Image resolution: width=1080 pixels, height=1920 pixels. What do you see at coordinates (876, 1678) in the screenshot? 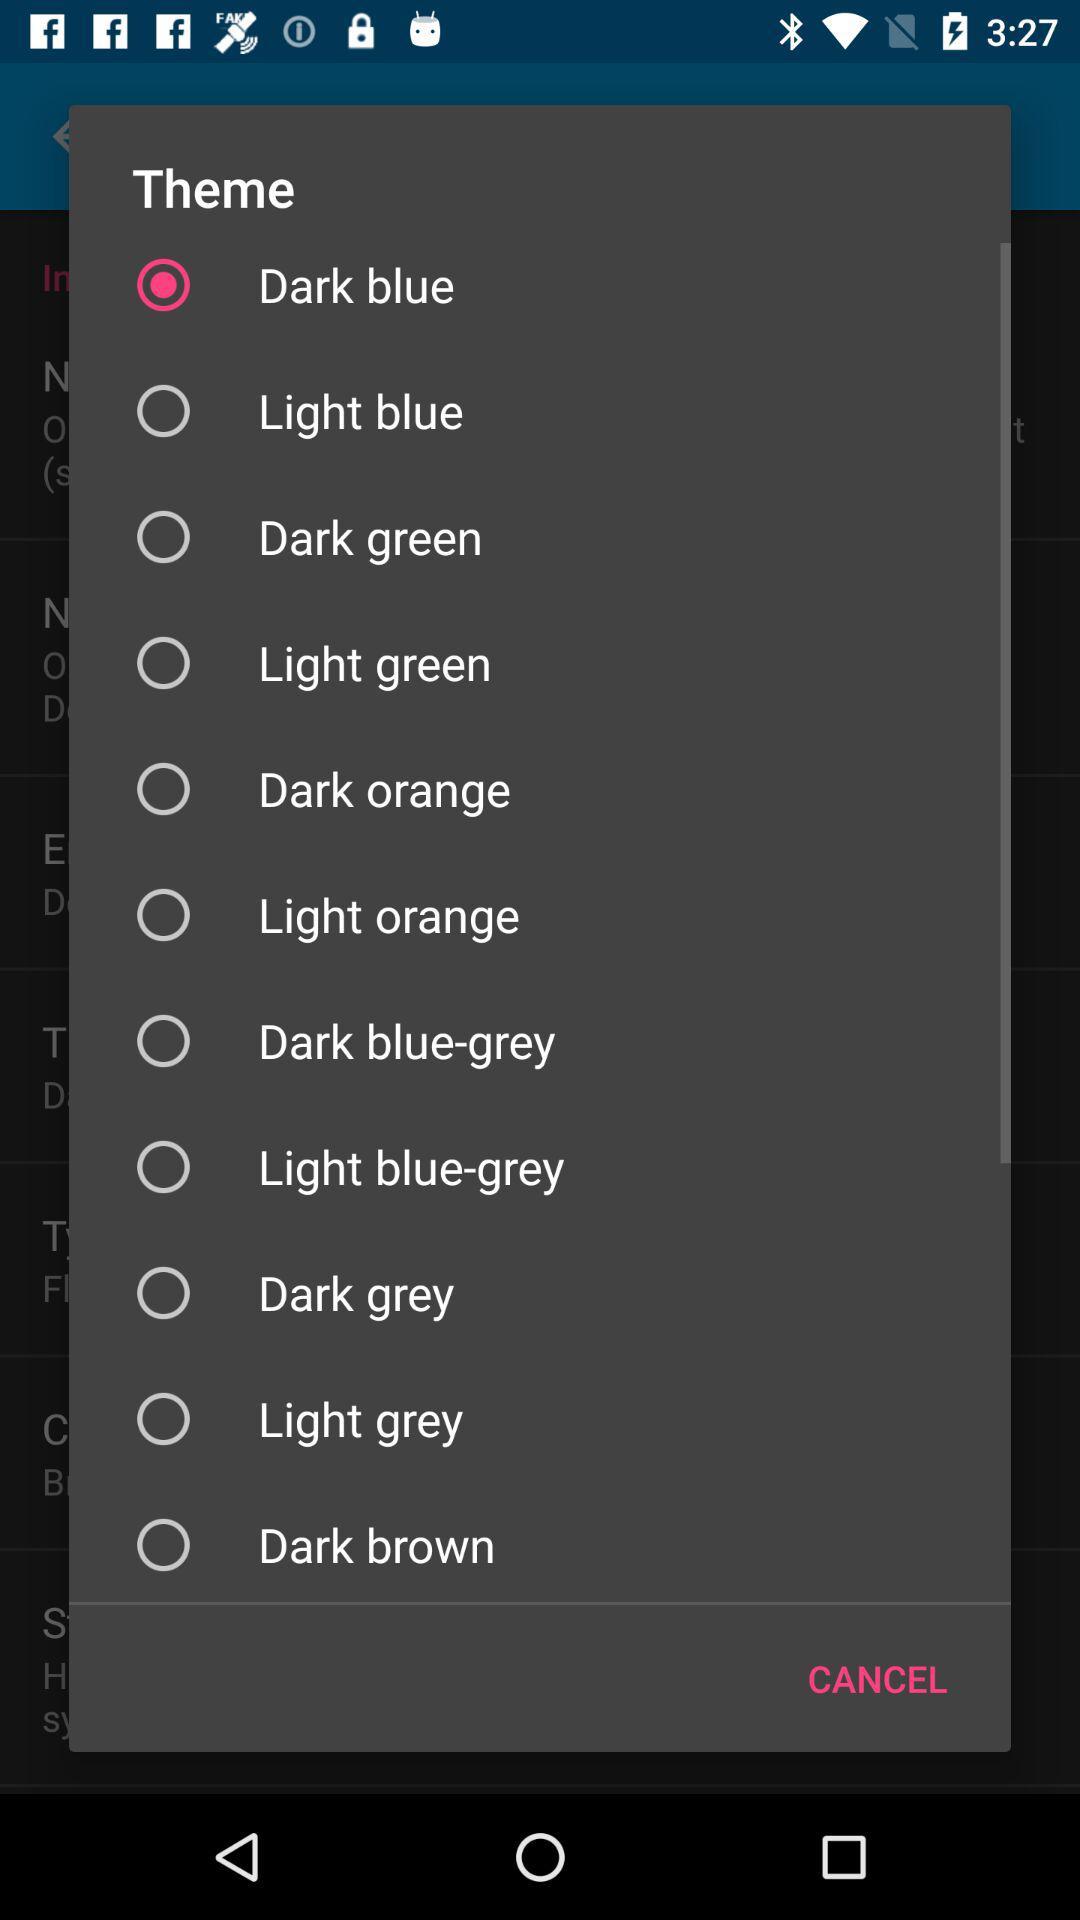
I see `the item below dark brown item` at bounding box center [876, 1678].